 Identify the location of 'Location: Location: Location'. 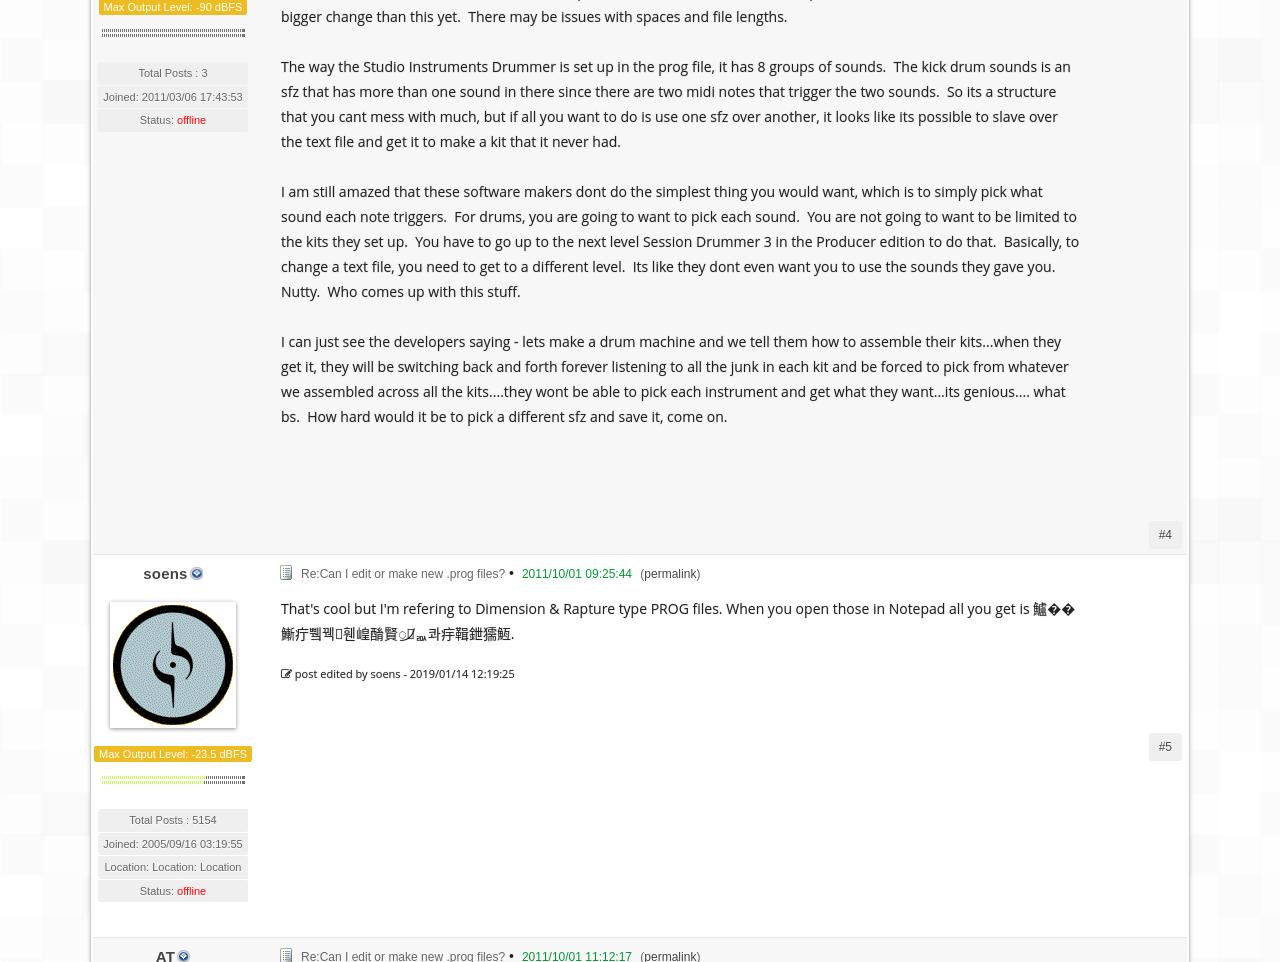
(103, 865).